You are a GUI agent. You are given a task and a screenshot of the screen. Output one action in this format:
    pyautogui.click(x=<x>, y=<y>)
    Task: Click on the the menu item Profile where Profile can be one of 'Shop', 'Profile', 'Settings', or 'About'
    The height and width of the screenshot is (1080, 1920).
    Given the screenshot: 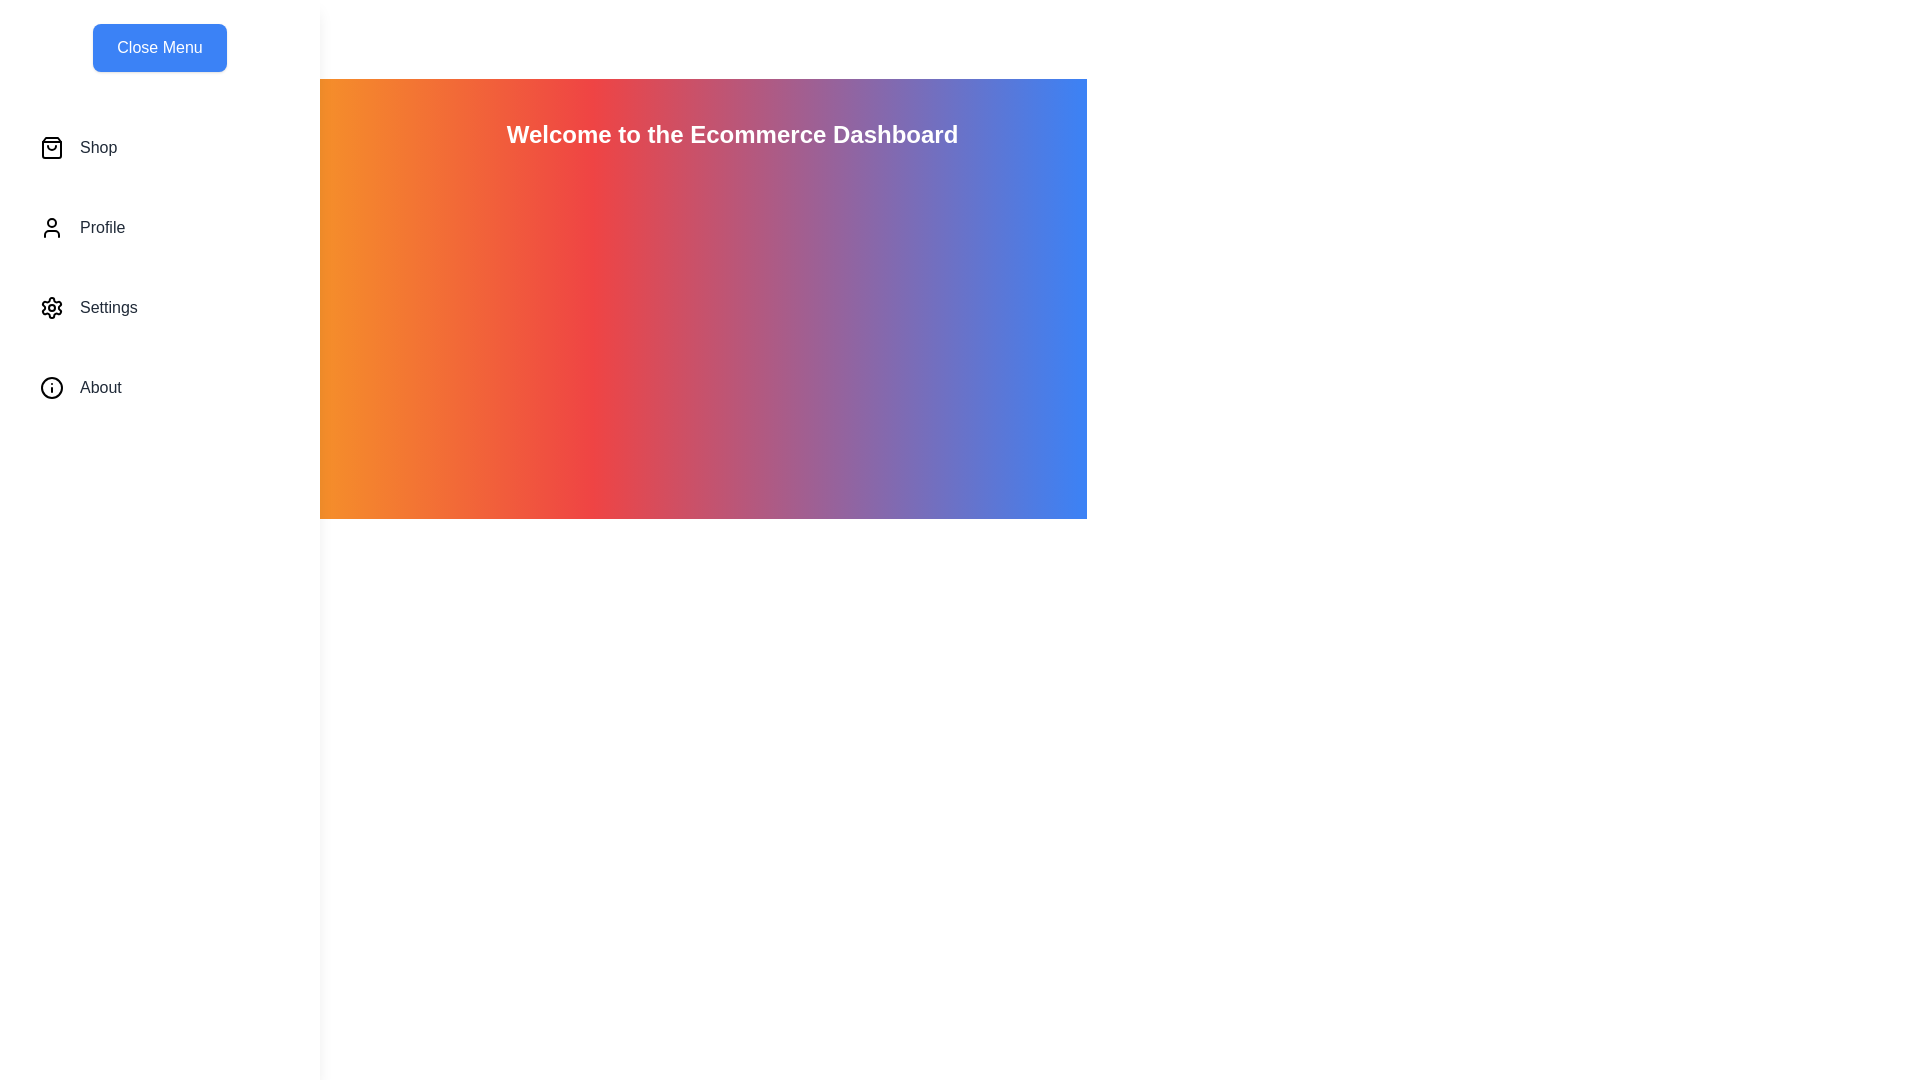 What is the action you would take?
    pyautogui.click(x=158, y=226)
    